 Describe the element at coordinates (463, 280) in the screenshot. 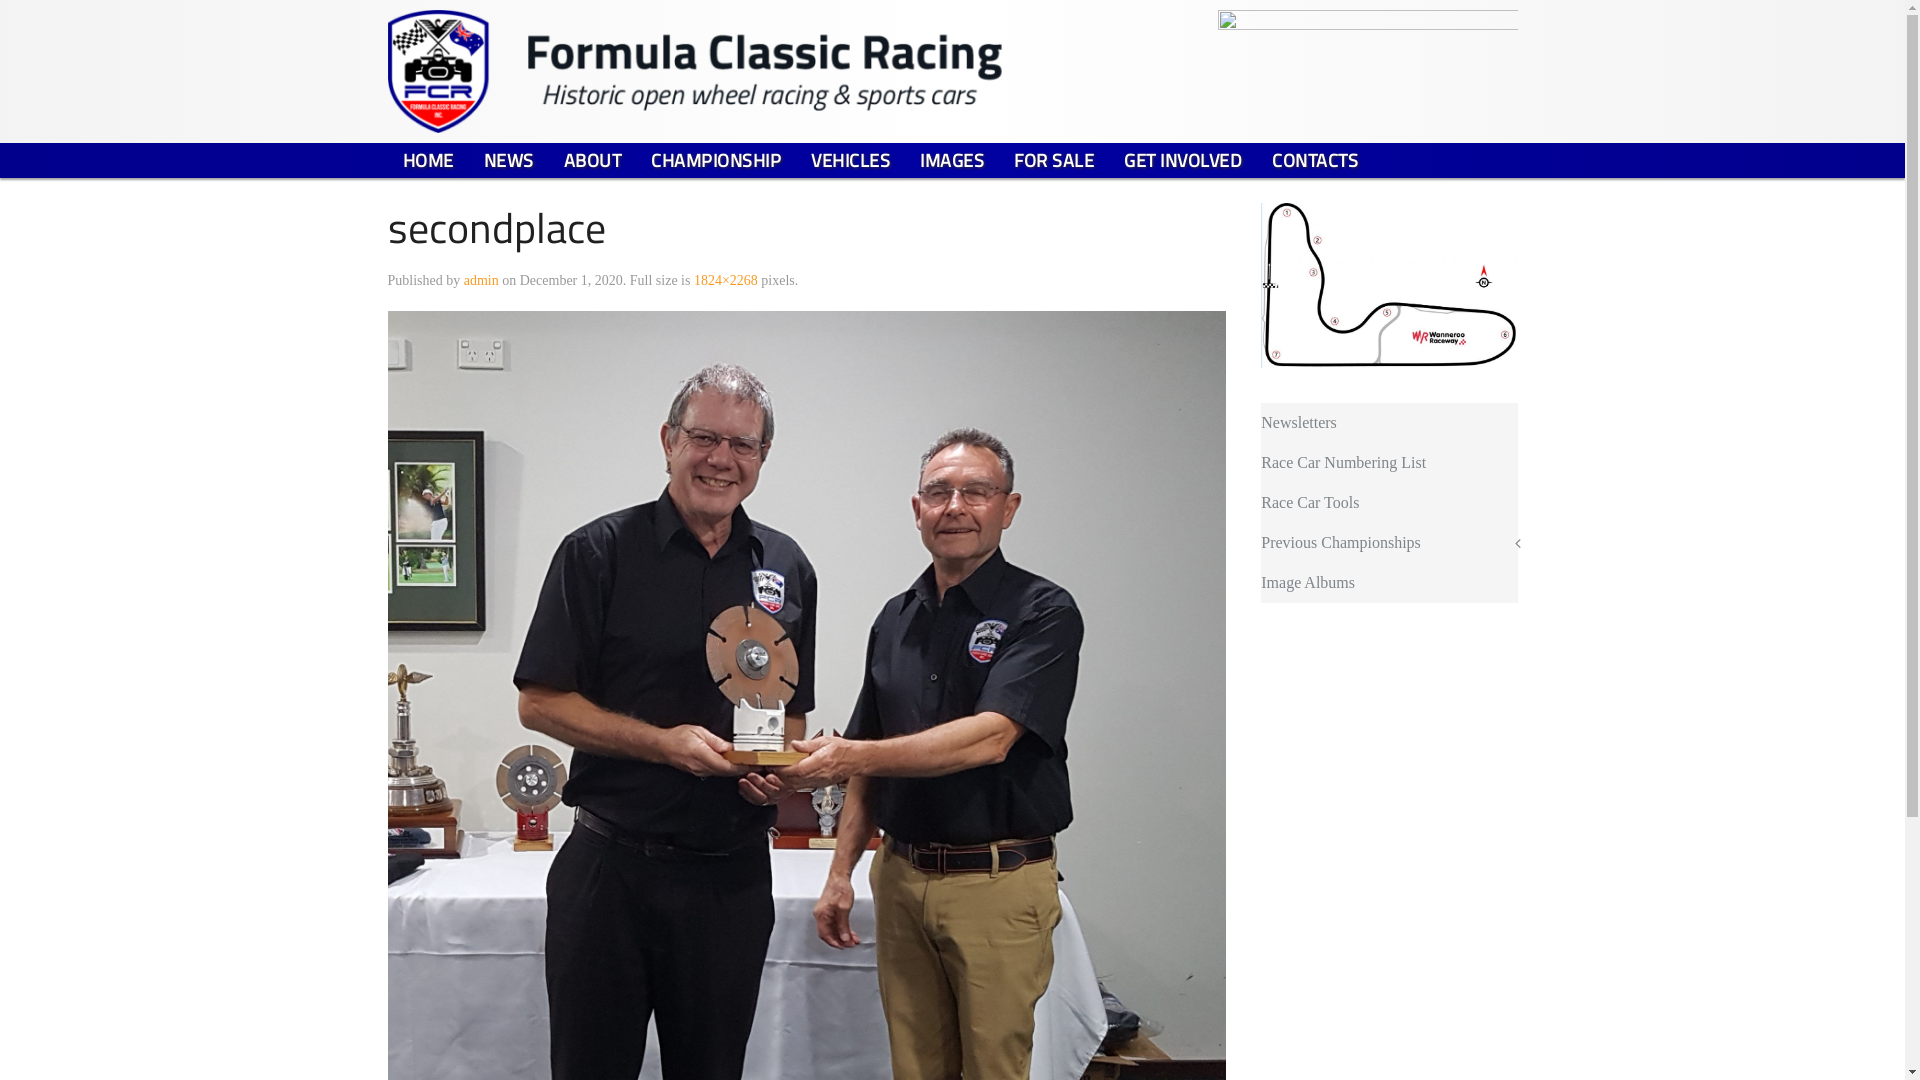

I see `'admin'` at that location.